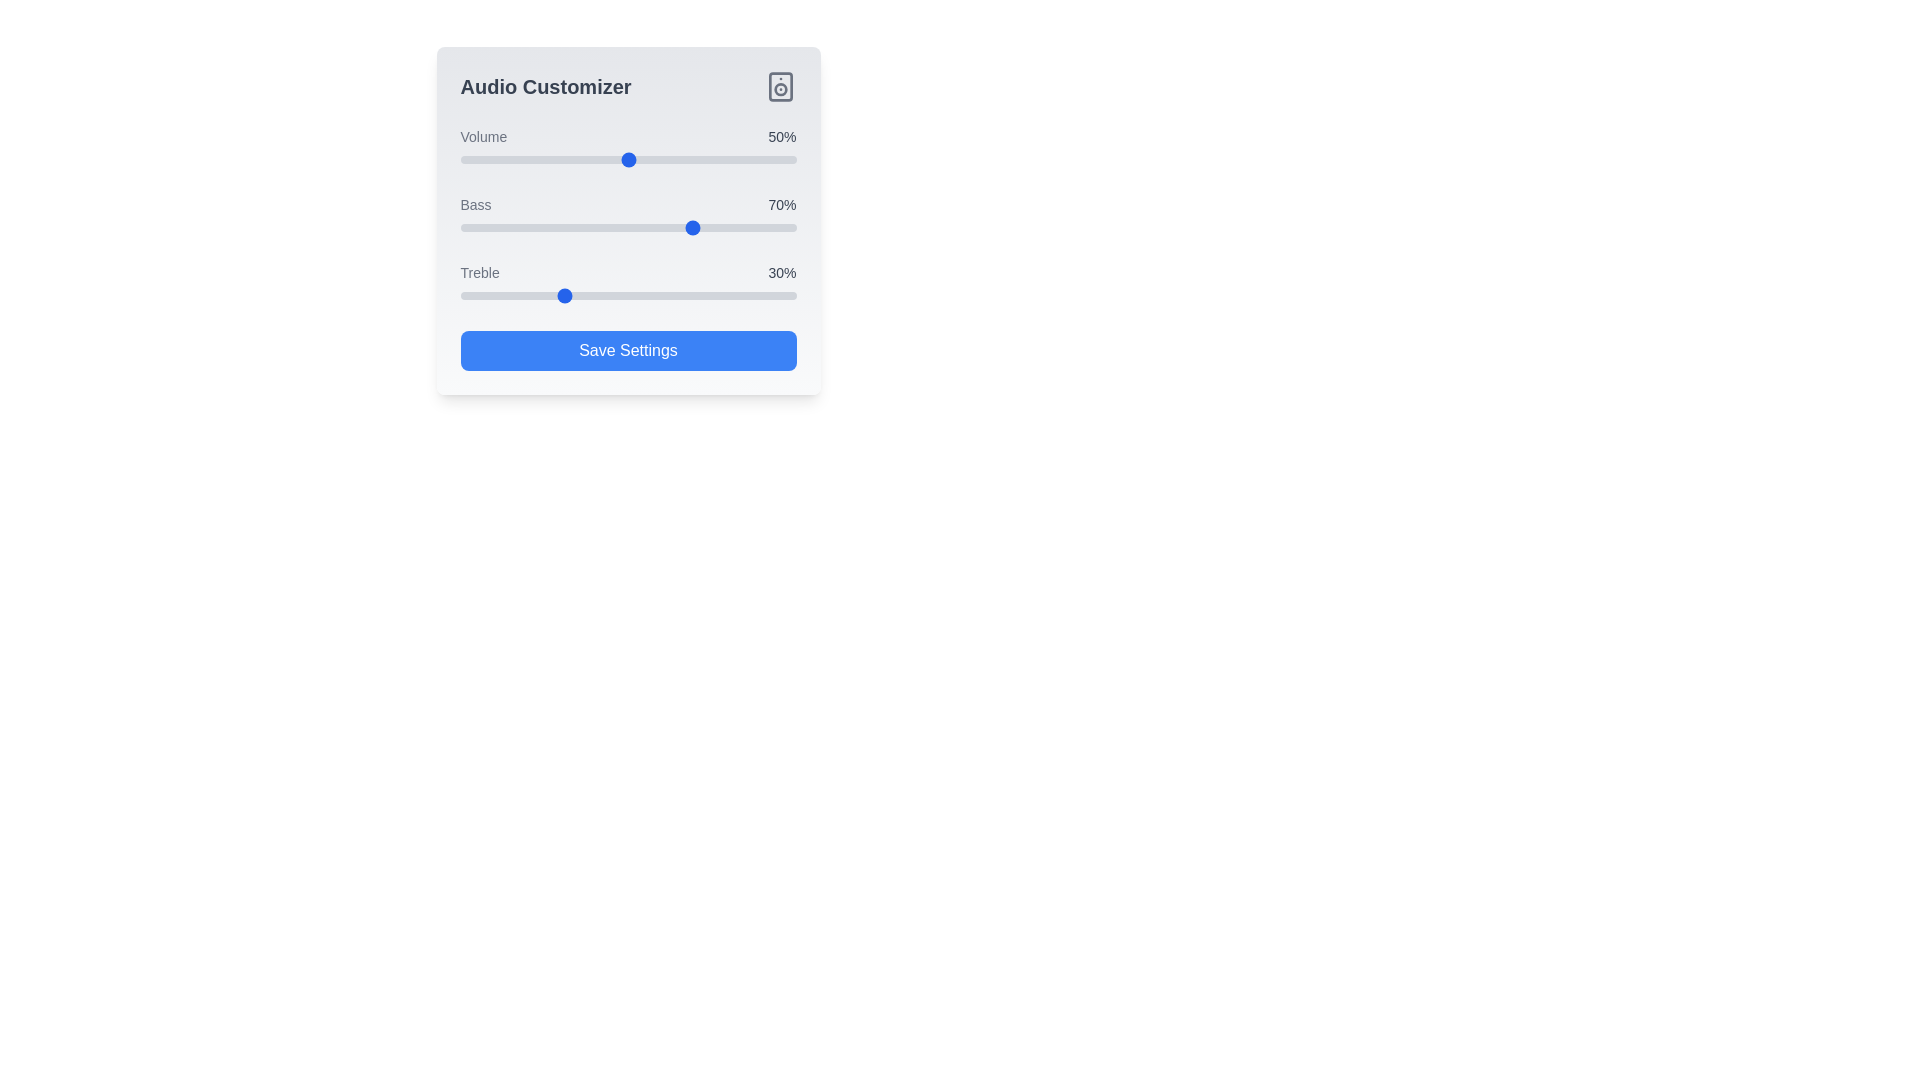  I want to click on the 'Save Settings' button to save the audio preferences, so click(627, 350).